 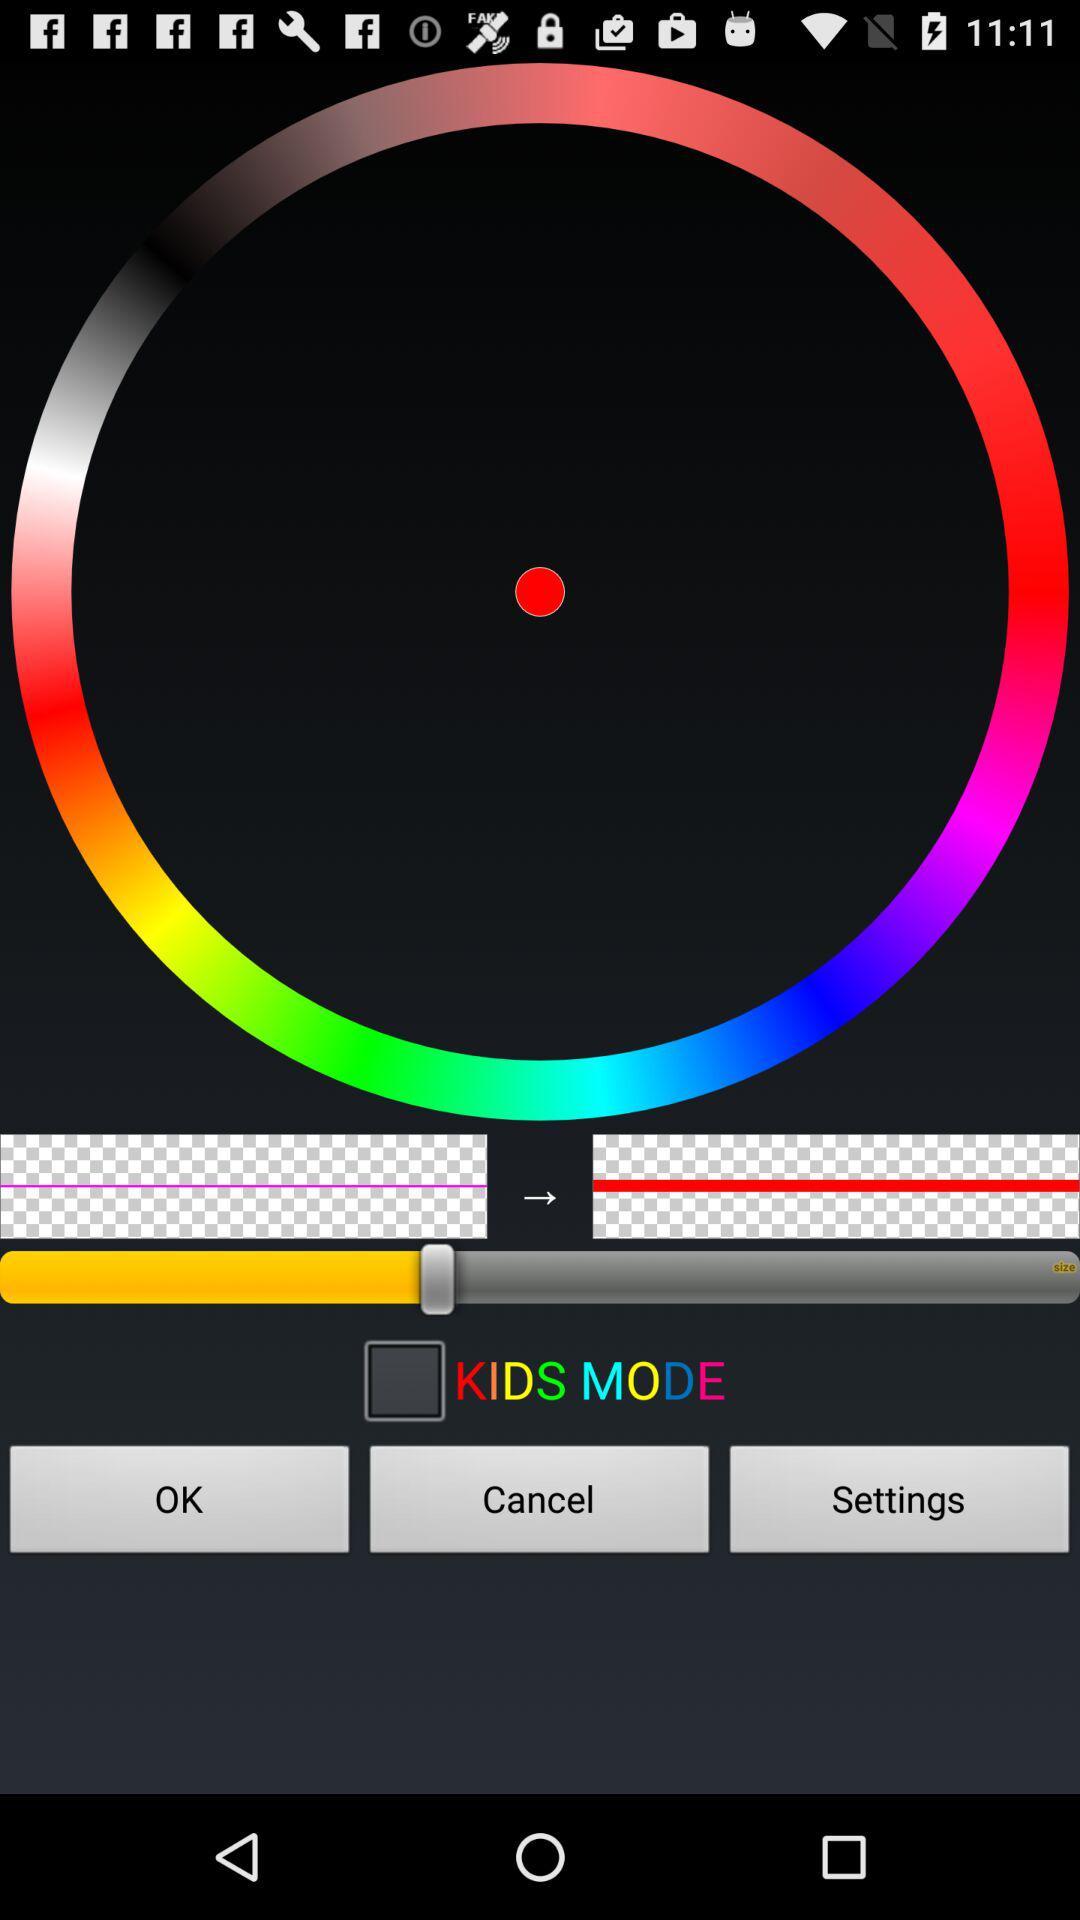 What do you see at coordinates (180, 1505) in the screenshot?
I see `ok icon` at bounding box center [180, 1505].